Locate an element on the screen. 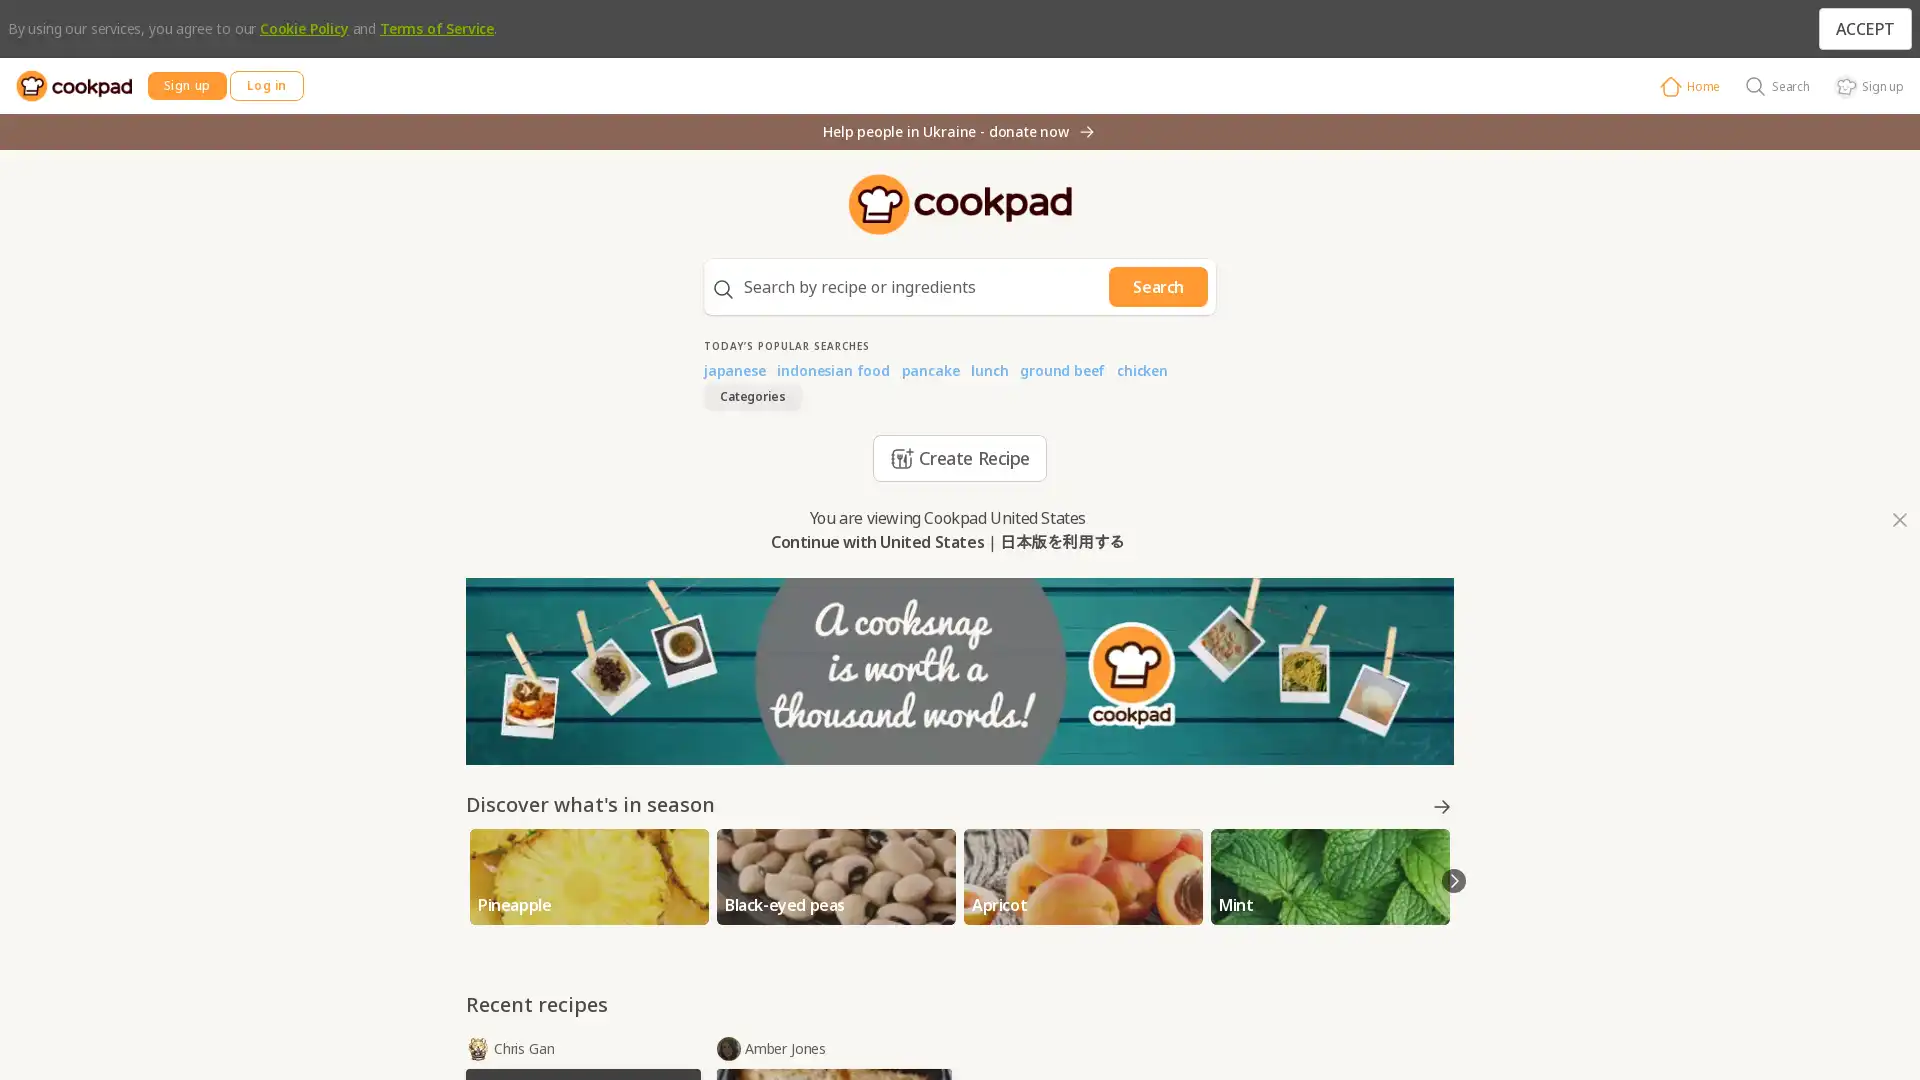  Create Recipe is located at coordinates (958, 458).